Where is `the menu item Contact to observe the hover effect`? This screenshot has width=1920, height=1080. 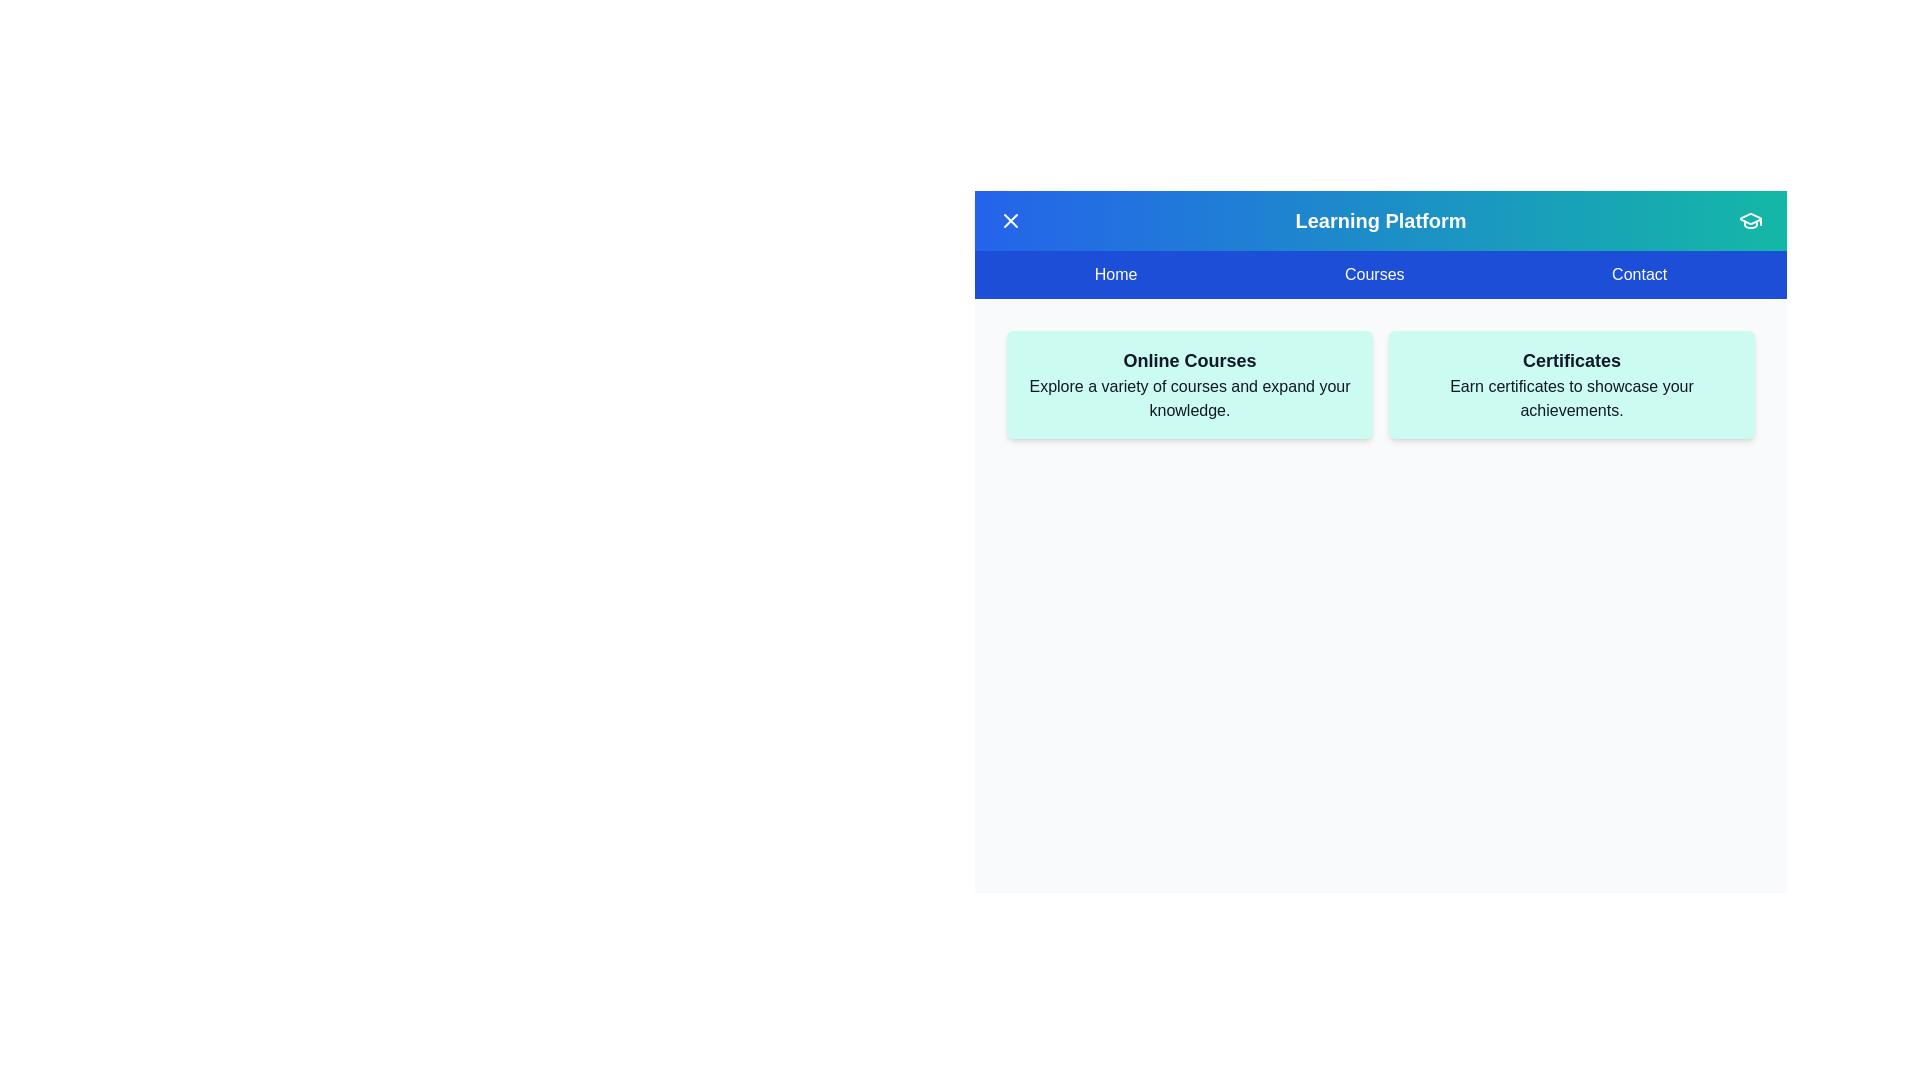 the menu item Contact to observe the hover effect is located at coordinates (1640, 274).